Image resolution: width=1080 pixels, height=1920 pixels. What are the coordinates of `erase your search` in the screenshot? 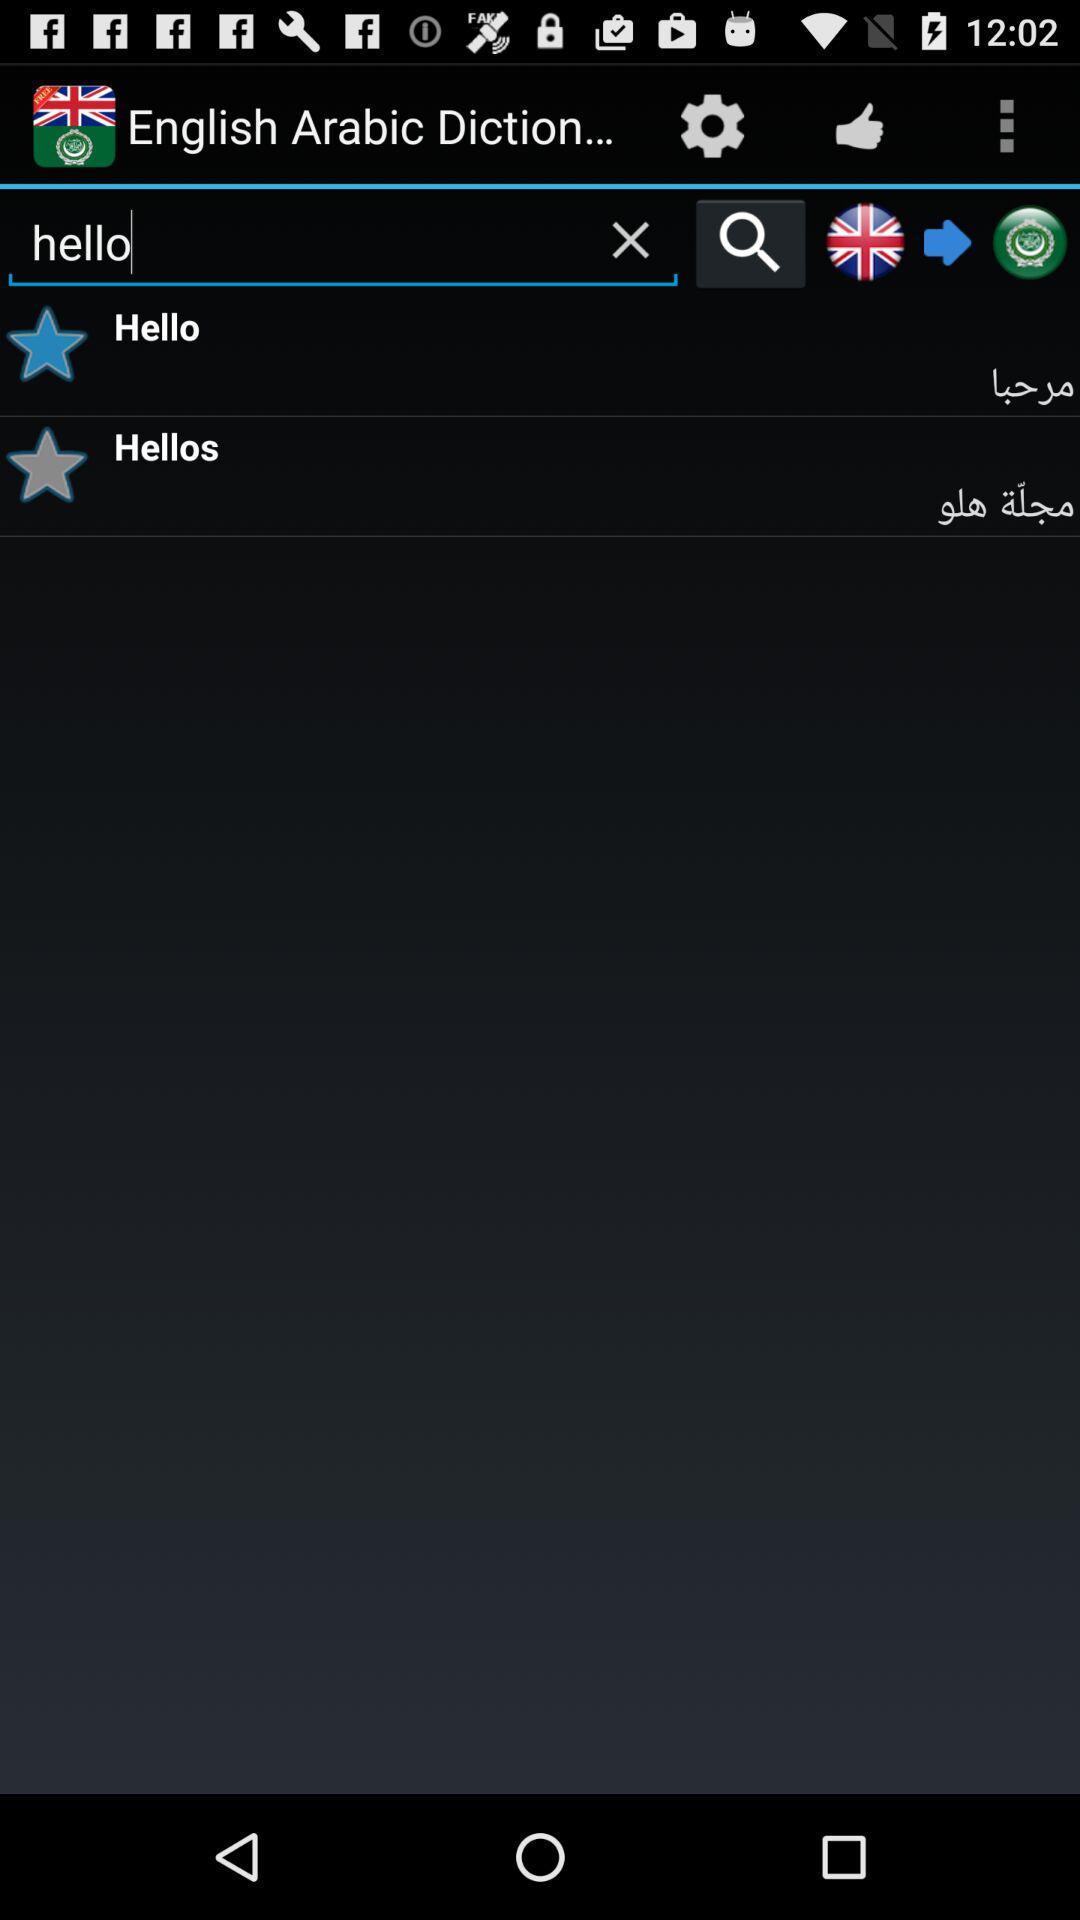 It's located at (630, 240).